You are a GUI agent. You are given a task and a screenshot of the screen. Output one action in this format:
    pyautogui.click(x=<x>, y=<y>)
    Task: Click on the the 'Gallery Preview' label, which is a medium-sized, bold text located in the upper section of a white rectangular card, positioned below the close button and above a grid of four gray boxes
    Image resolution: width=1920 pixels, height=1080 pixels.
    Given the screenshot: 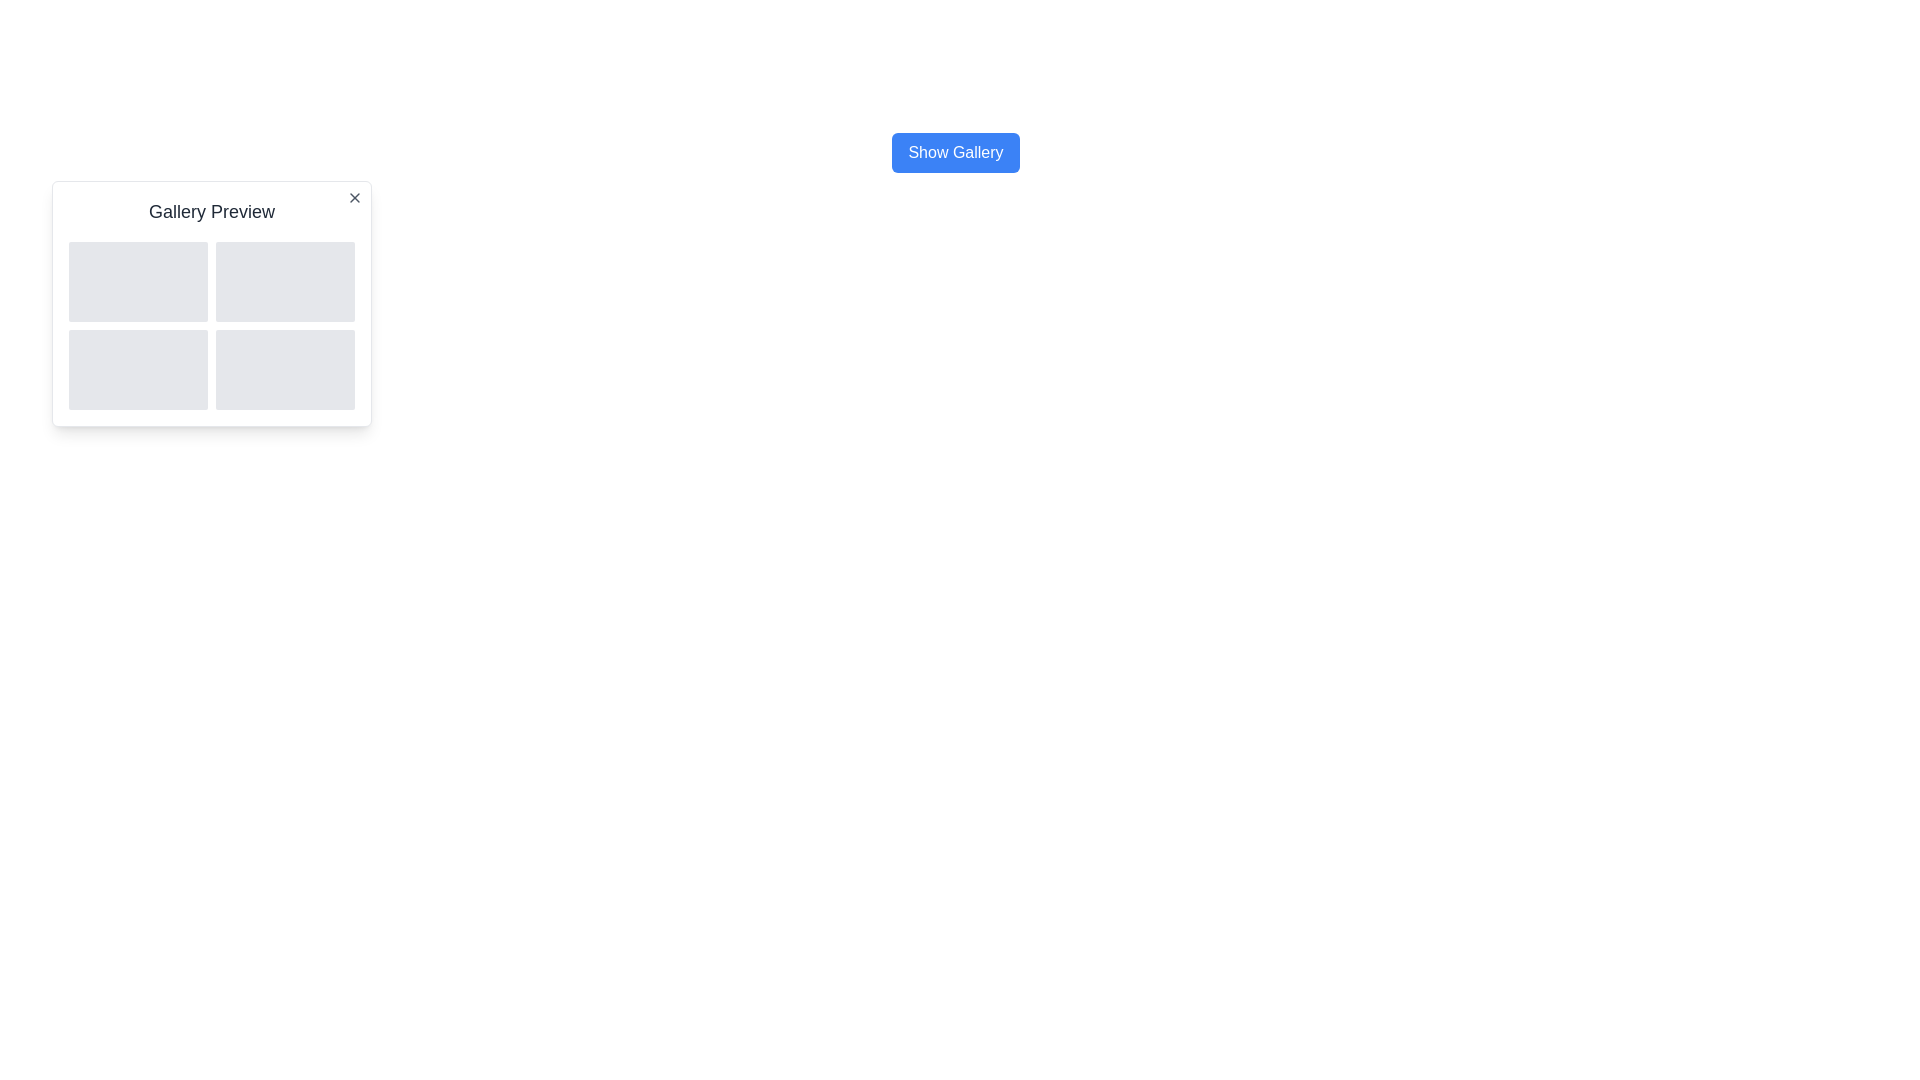 What is the action you would take?
    pyautogui.click(x=211, y=212)
    